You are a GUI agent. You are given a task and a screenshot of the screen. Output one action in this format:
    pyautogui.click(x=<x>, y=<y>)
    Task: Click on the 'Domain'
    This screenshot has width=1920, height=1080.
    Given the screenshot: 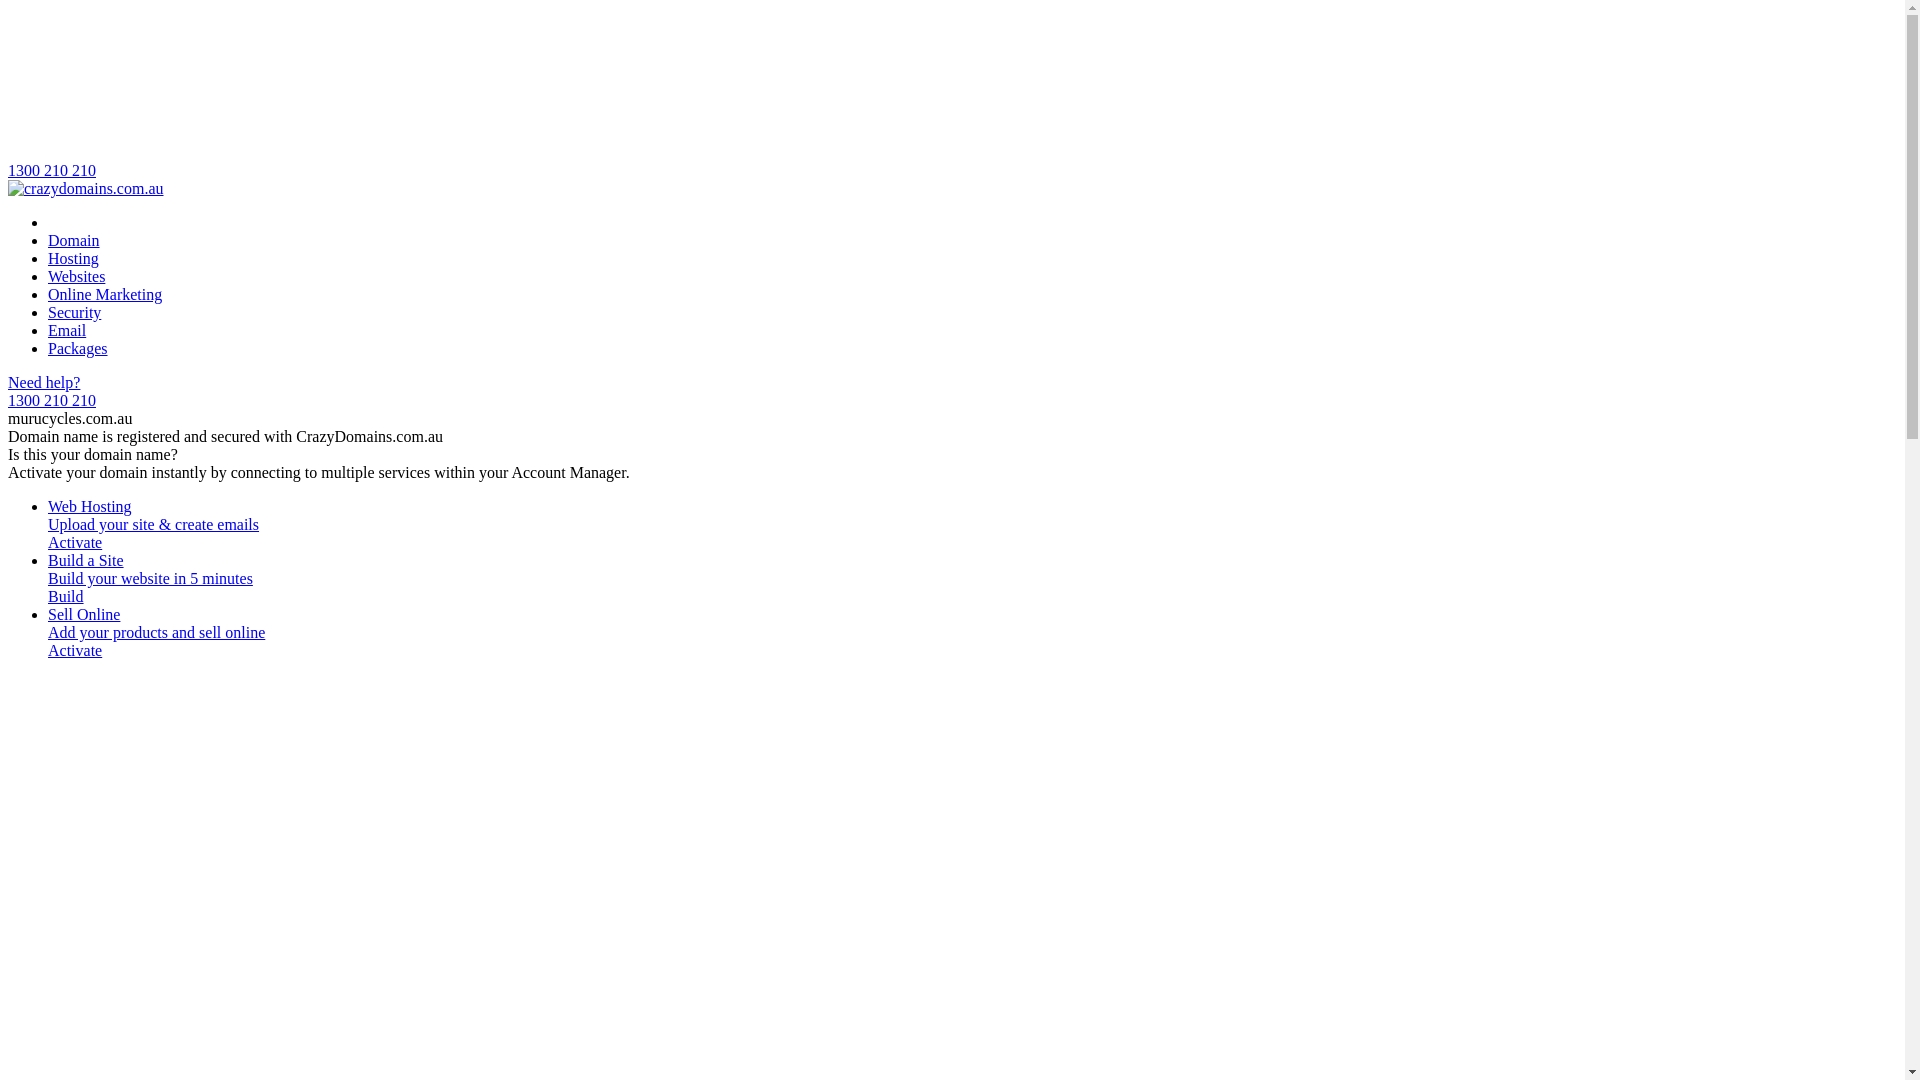 What is the action you would take?
    pyautogui.click(x=73, y=239)
    